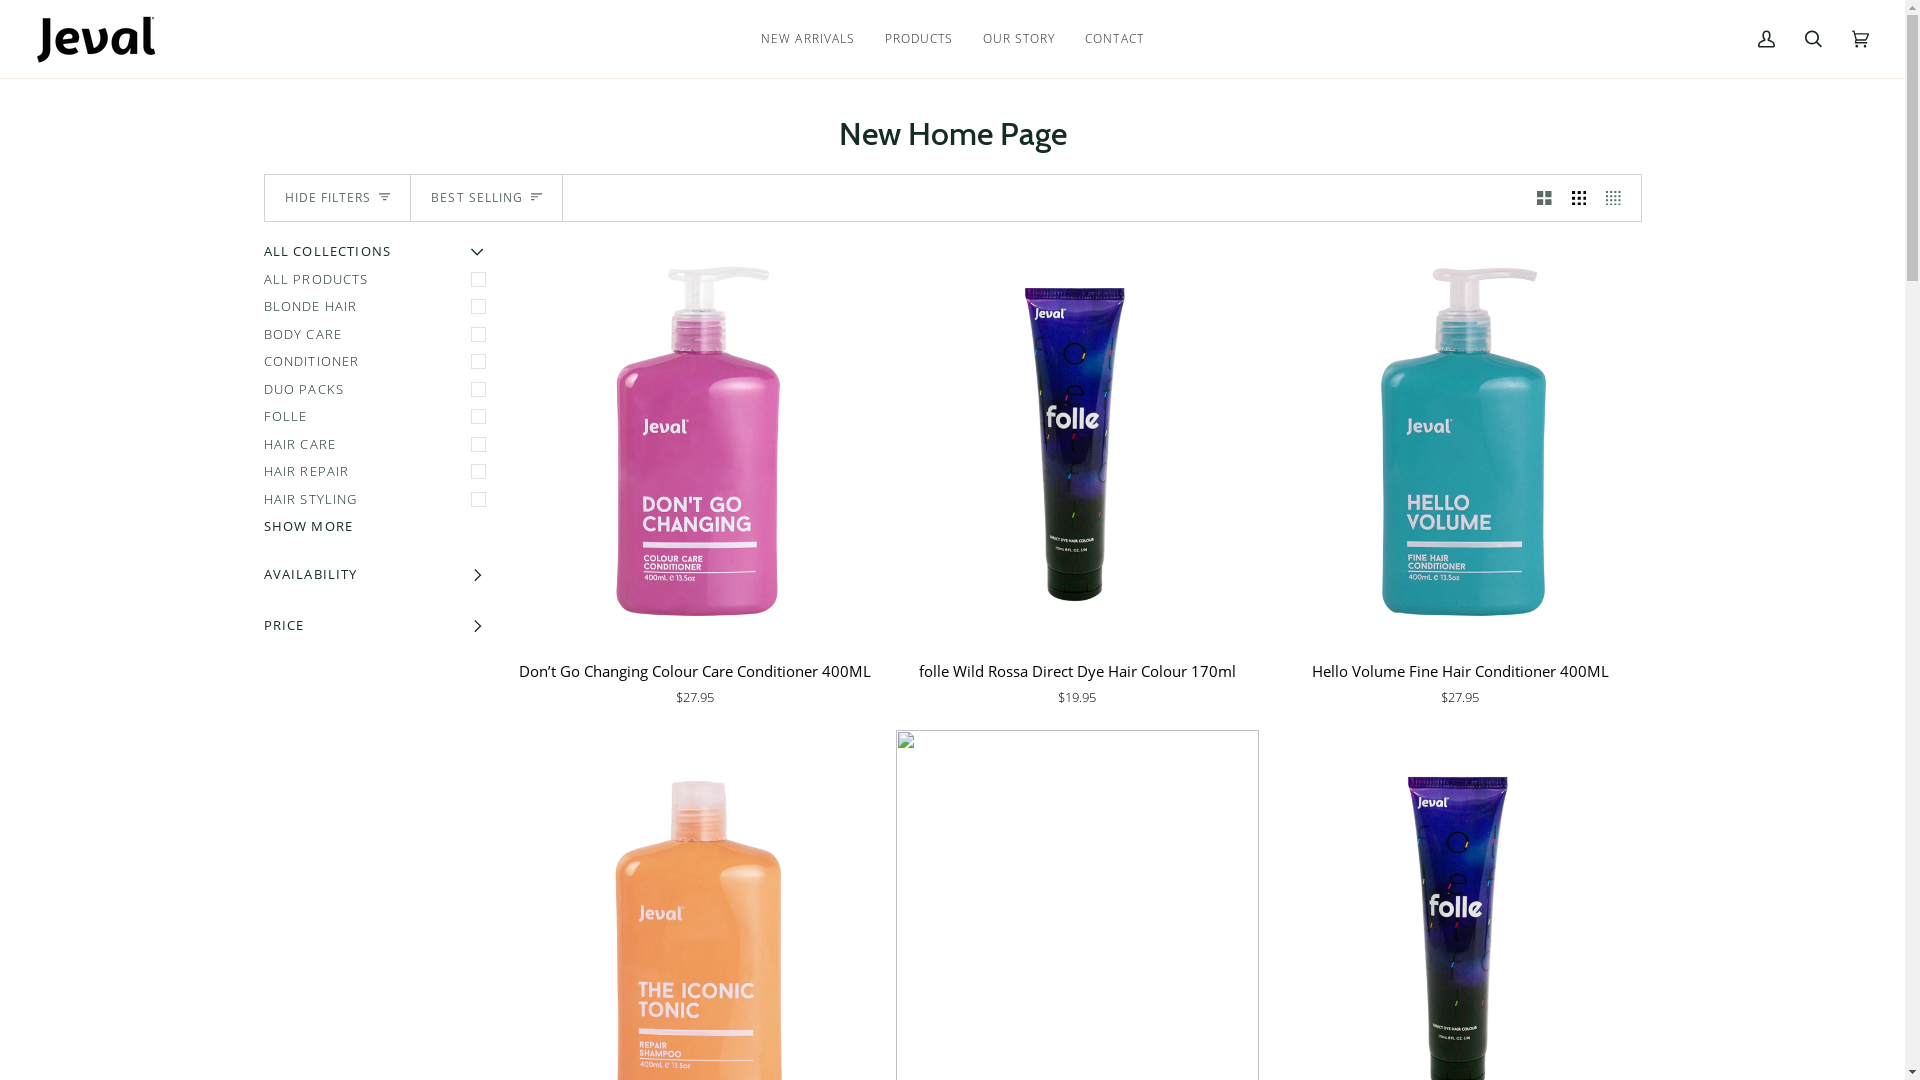  I want to click on 'HAIR CARE', so click(379, 443).